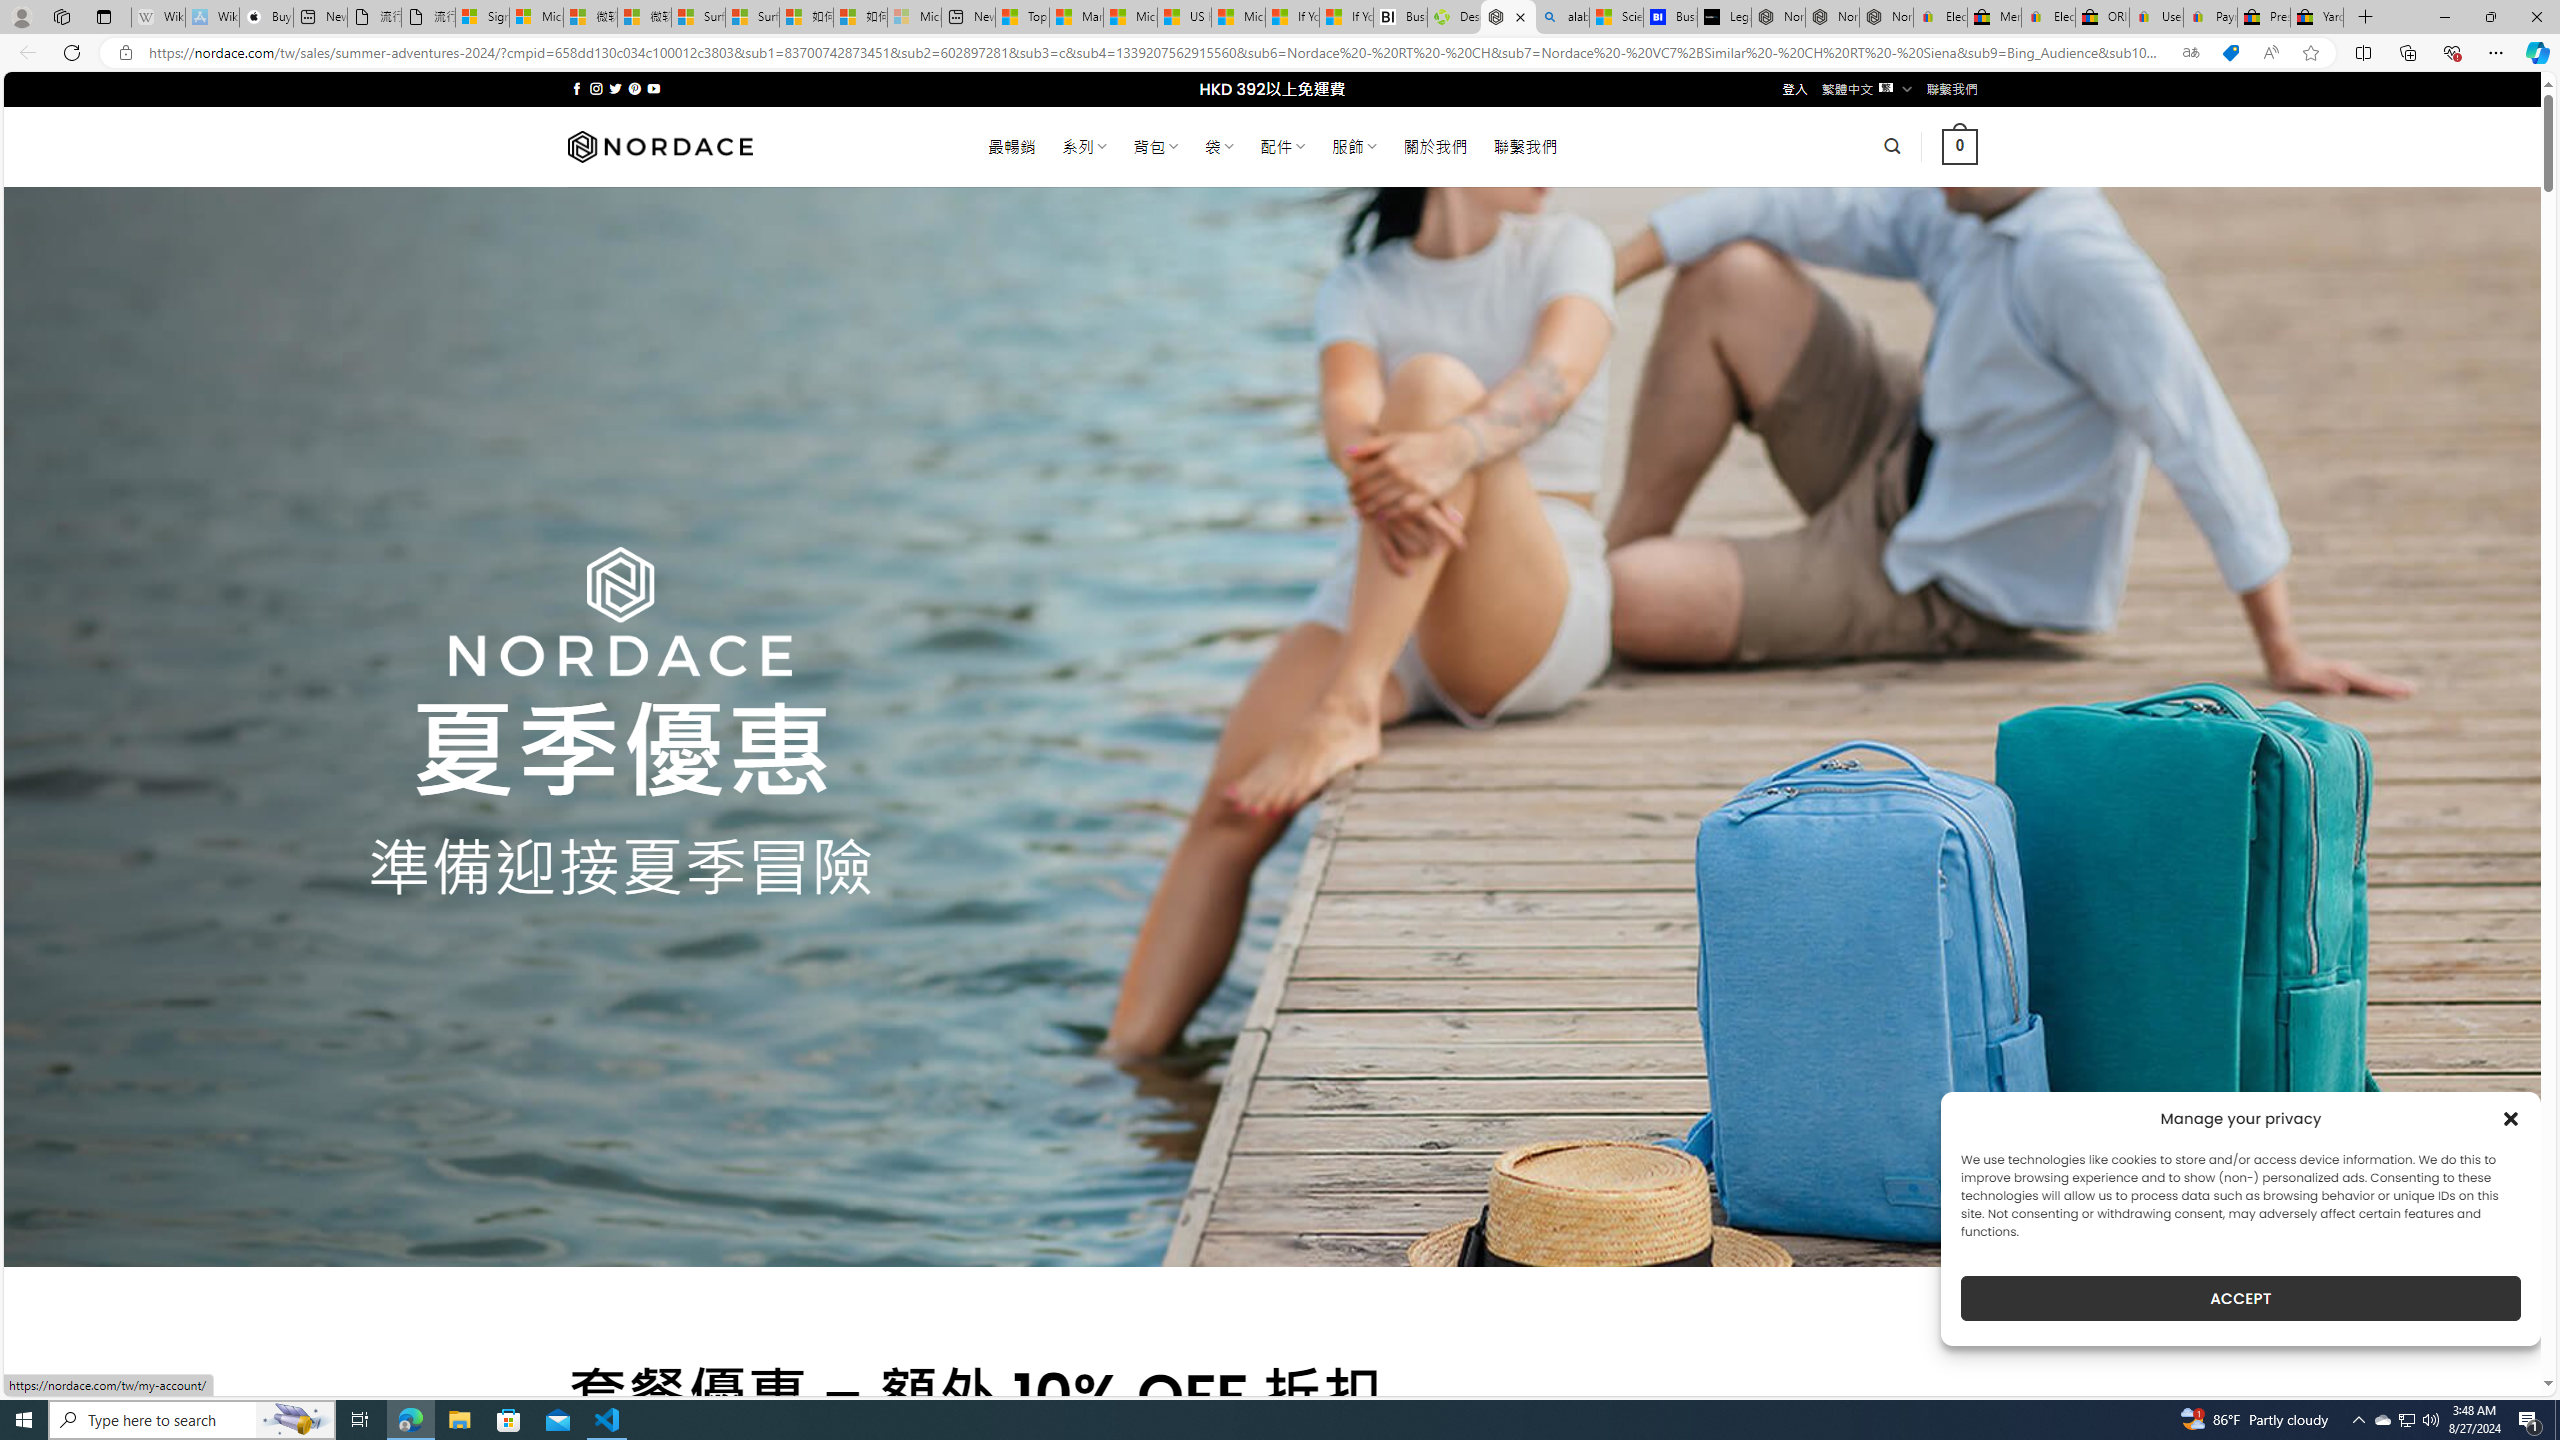  Describe the element at coordinates (2263, 16) in the screenshot. I see `'Press Room - eBay Inc.'` at that location.